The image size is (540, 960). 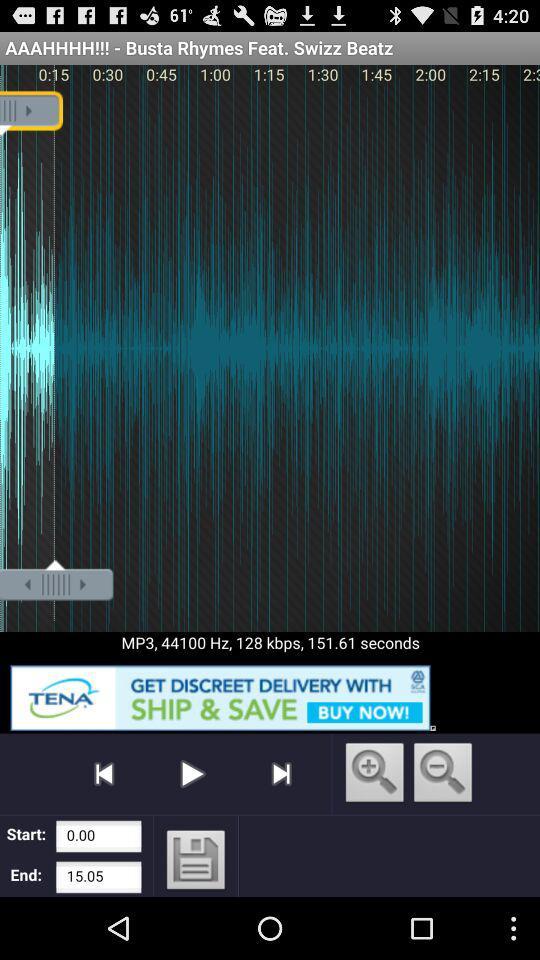 I want to click on open link to advertisement, so click(x=270, y=694).